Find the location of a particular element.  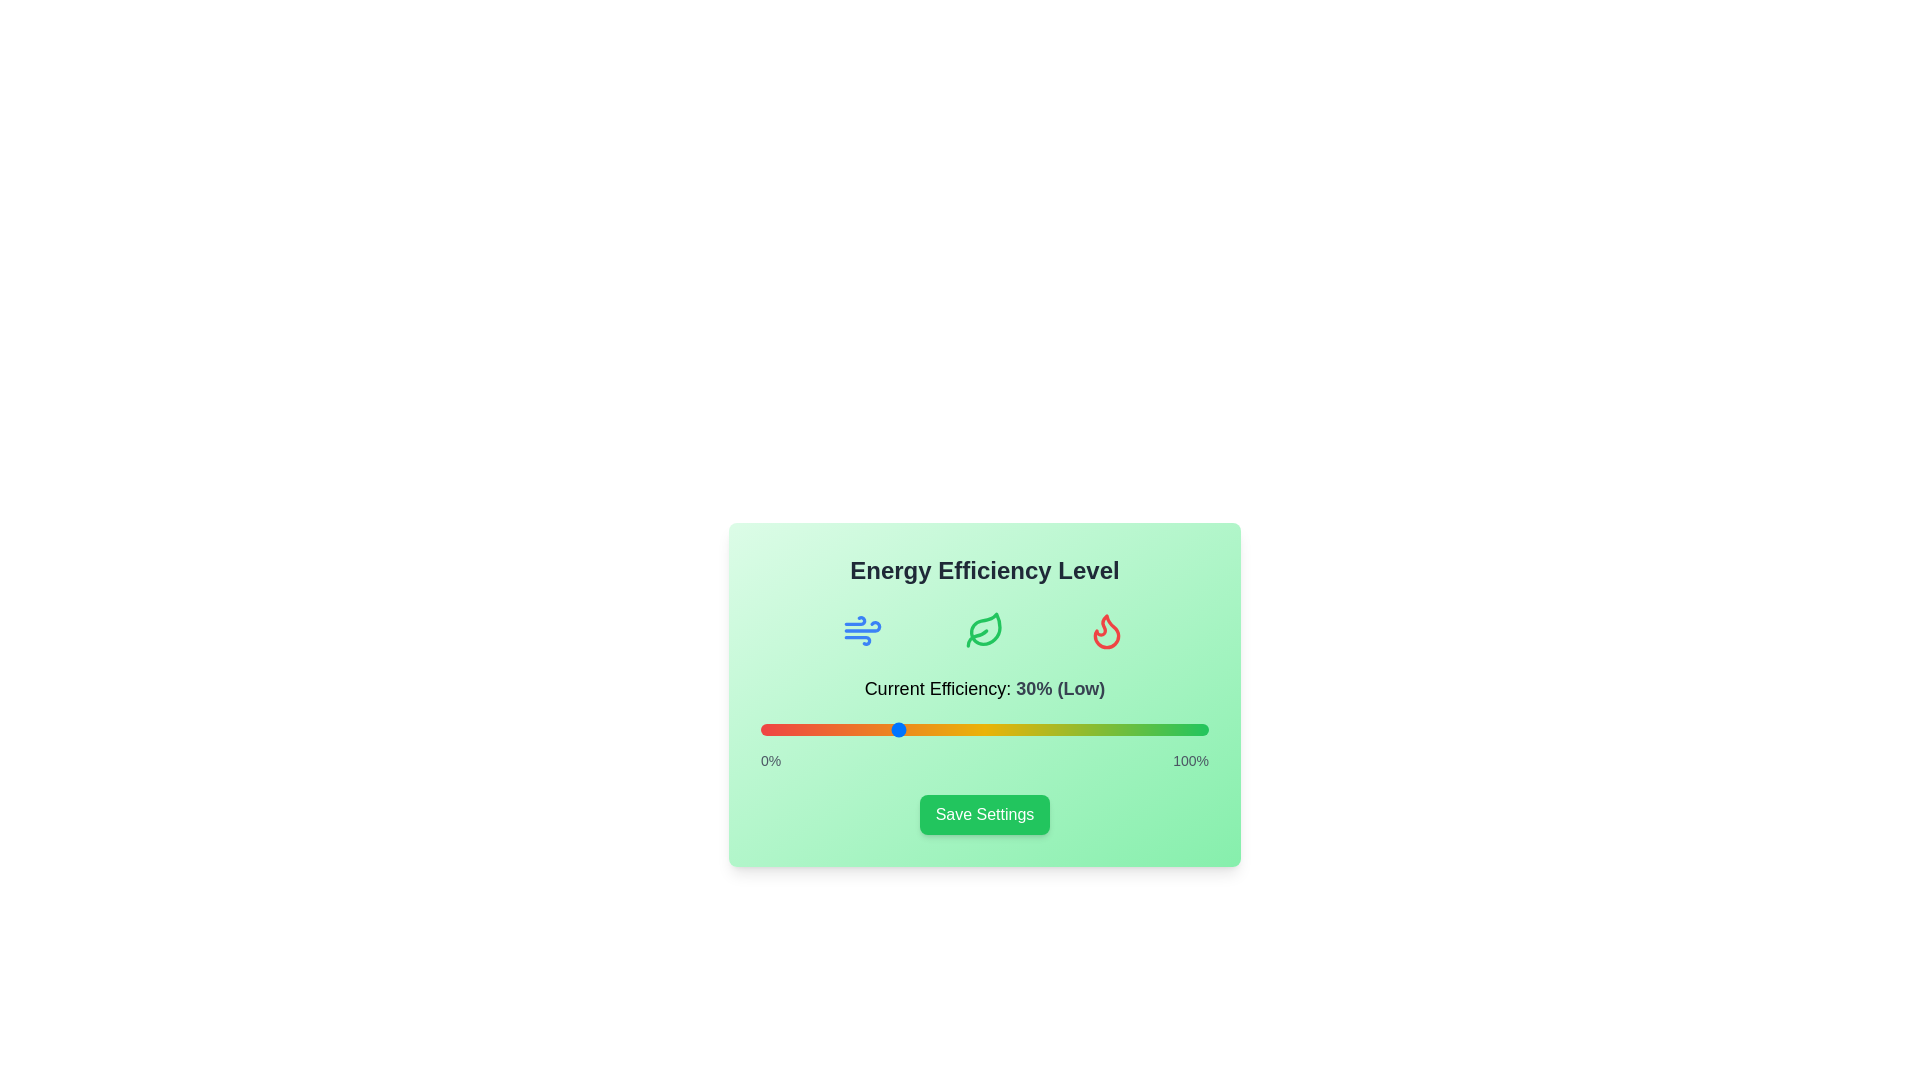

the 'Save Settings' button to save the current efficiency level is located at coordinates (984, 814).